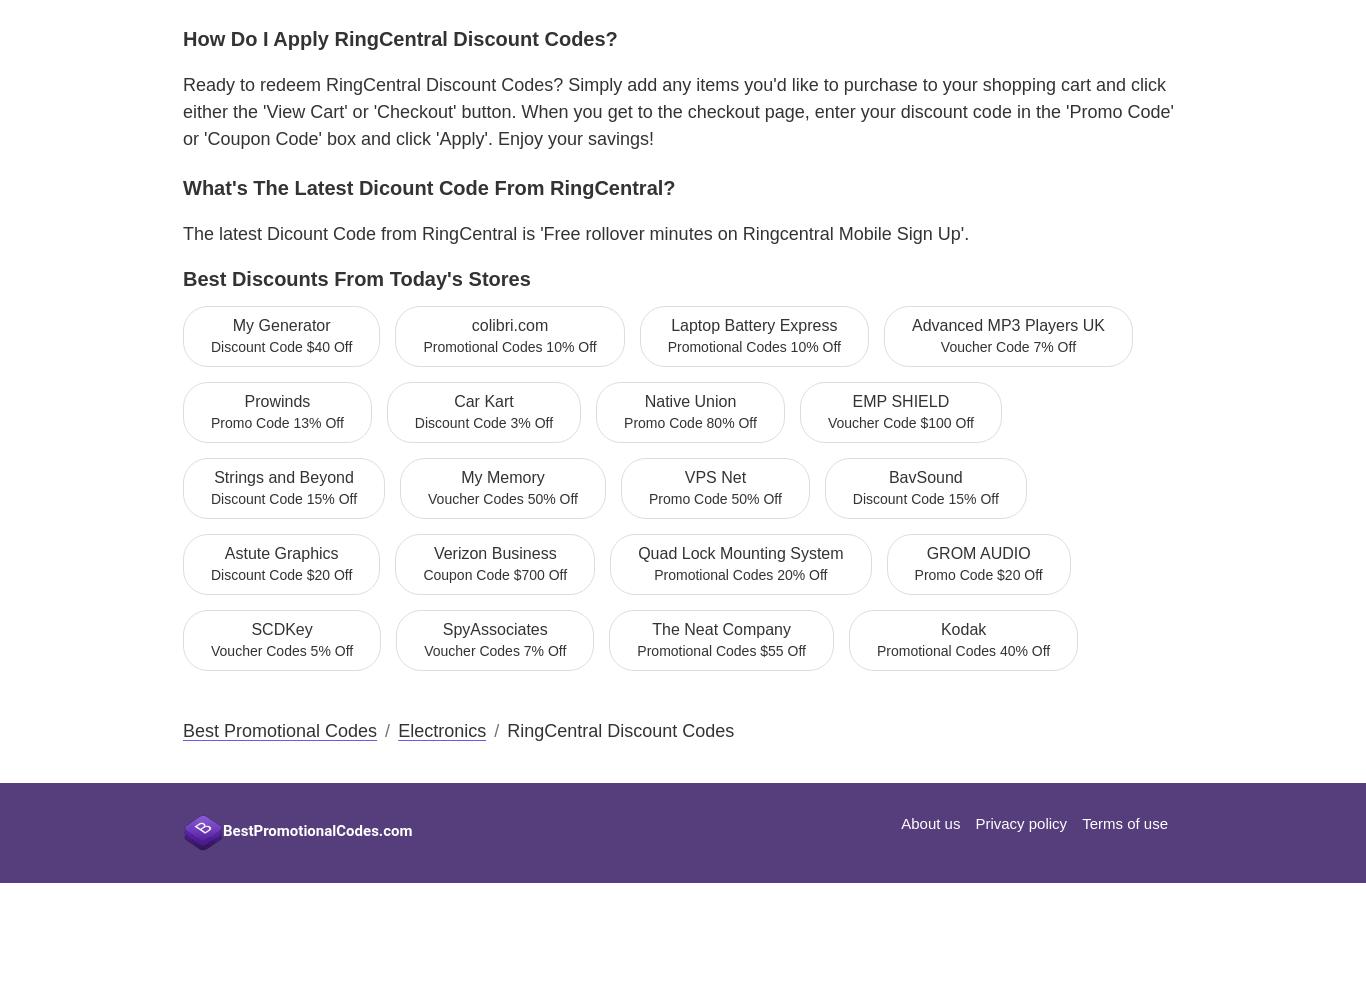 The height and width of the screenshot is (983, 1366). What do you see at coordinates (714, 475) in the screenshot?
I see `'VPS Net'` at bounding box center [714, 475].